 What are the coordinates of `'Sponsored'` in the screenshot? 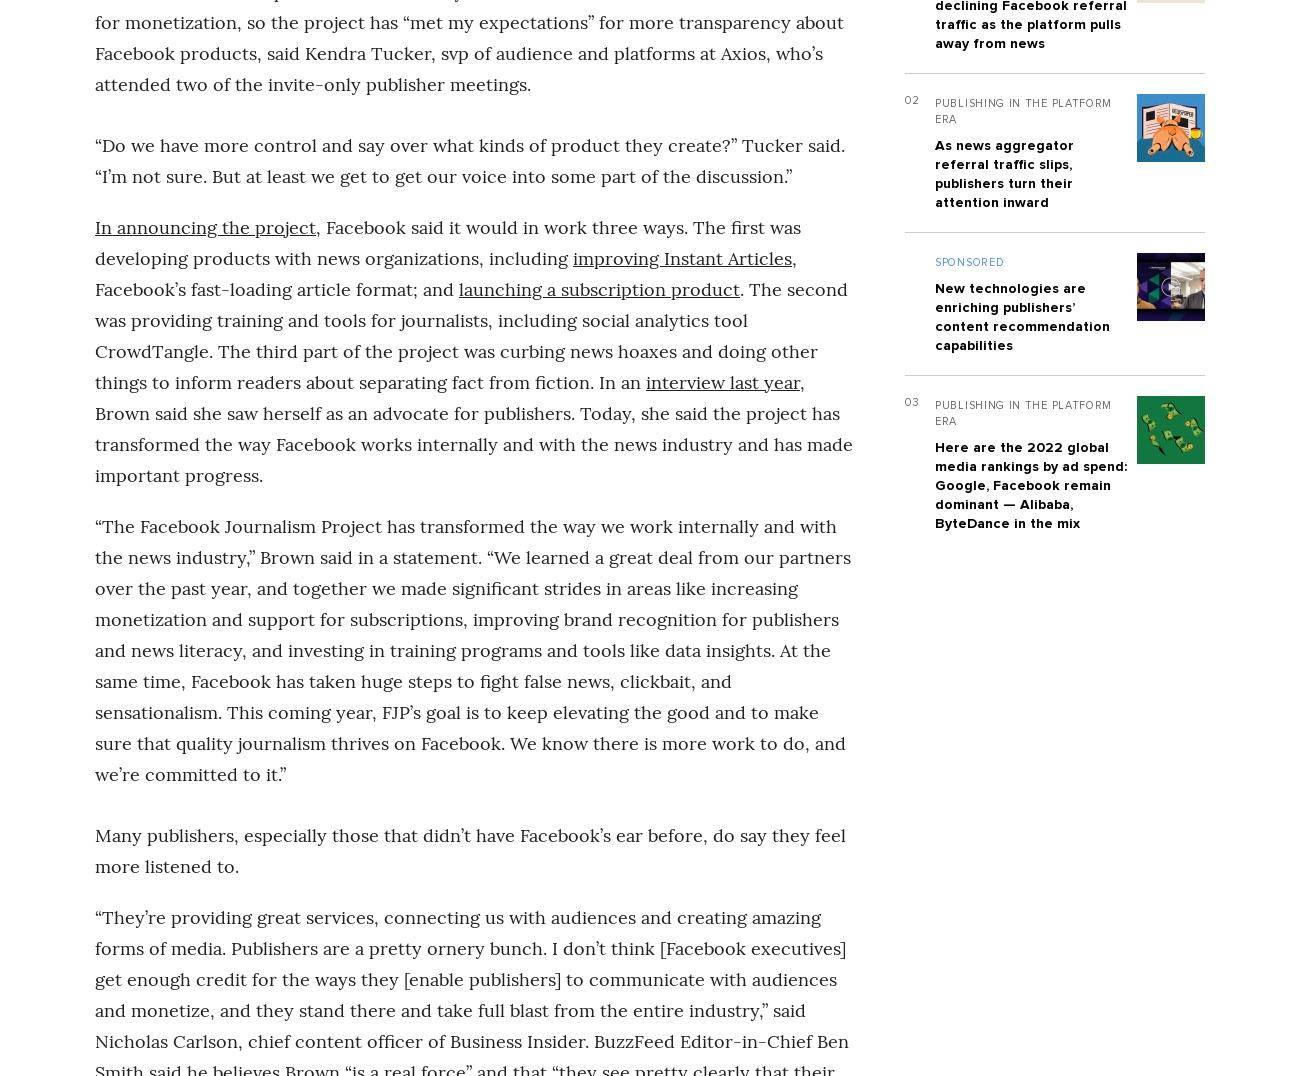 It's located at (969, 261).